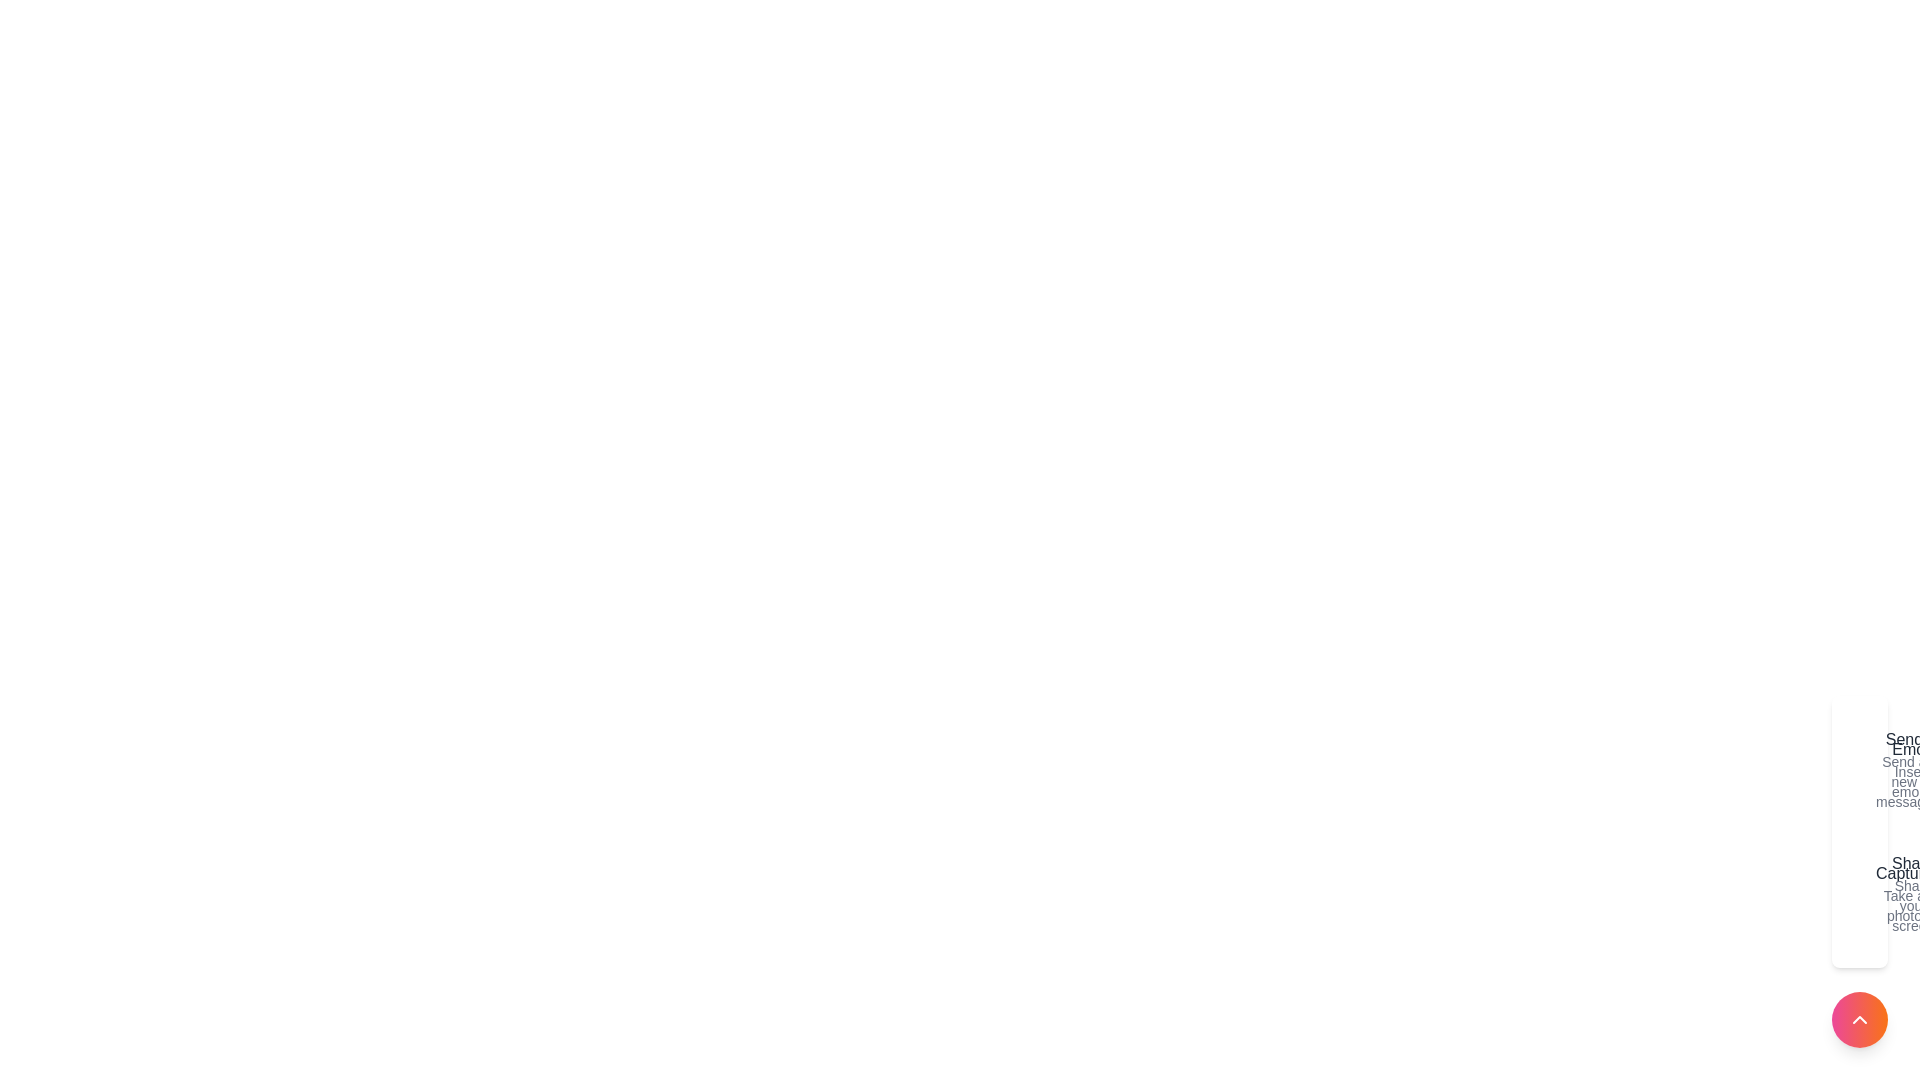  Describe the element at coordinates (1879, 893) in the screenshot. I see `the action Share to highlight it` at that location.